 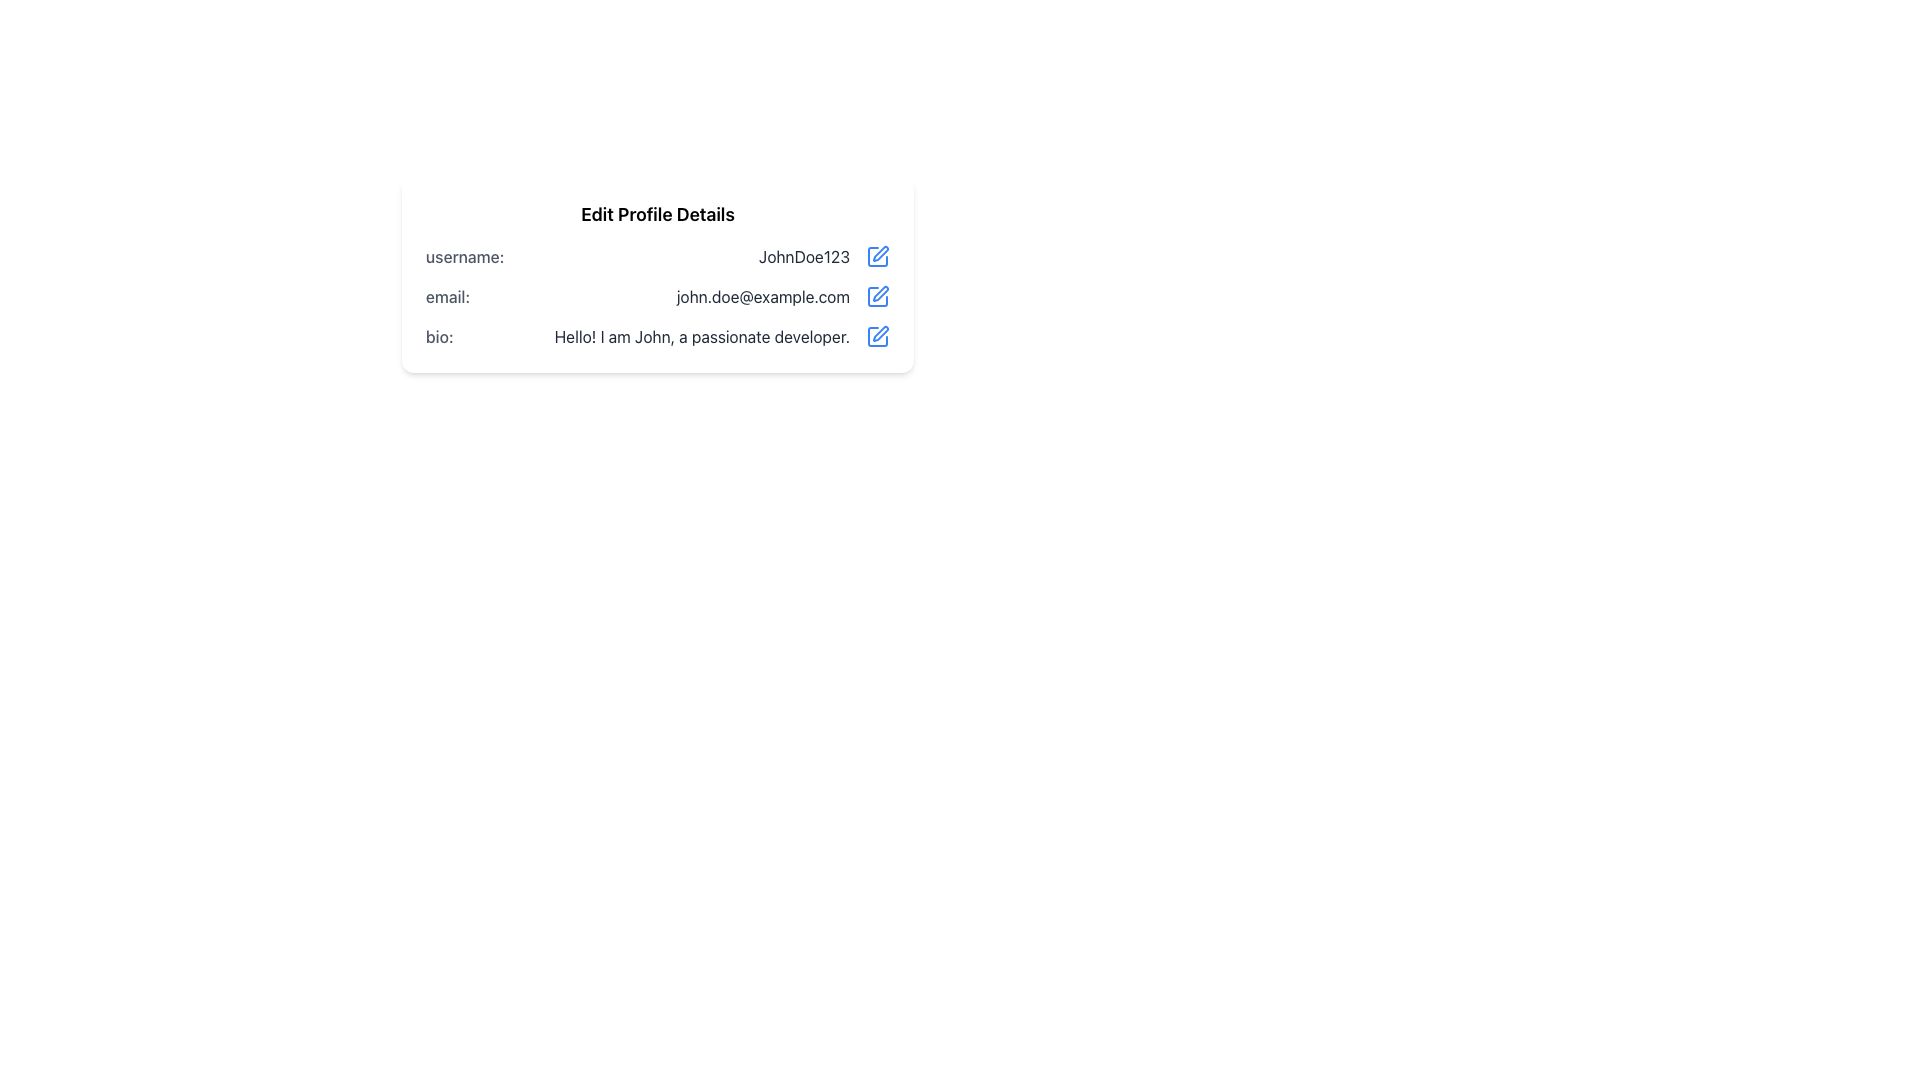 I want to click on the text label displaying 'bio:', which is styled with a medium font weight and light gray color, located to the left of the biography content in the profile section, so click(x=438, y=335).